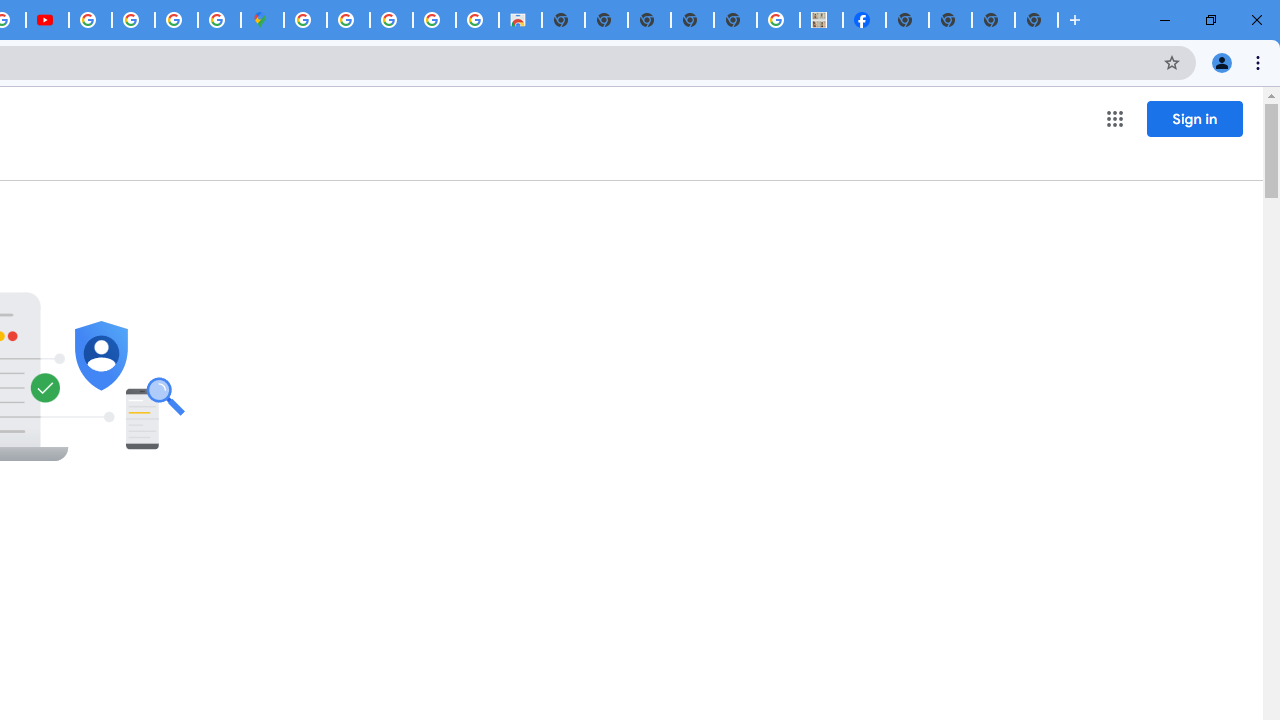 This screenshot has width=1280, height=720. What do you see at coordinates (304, 20) in the screenshot?
I see `'Sign in - Google Accounts'` at bounding box center [304, 20].